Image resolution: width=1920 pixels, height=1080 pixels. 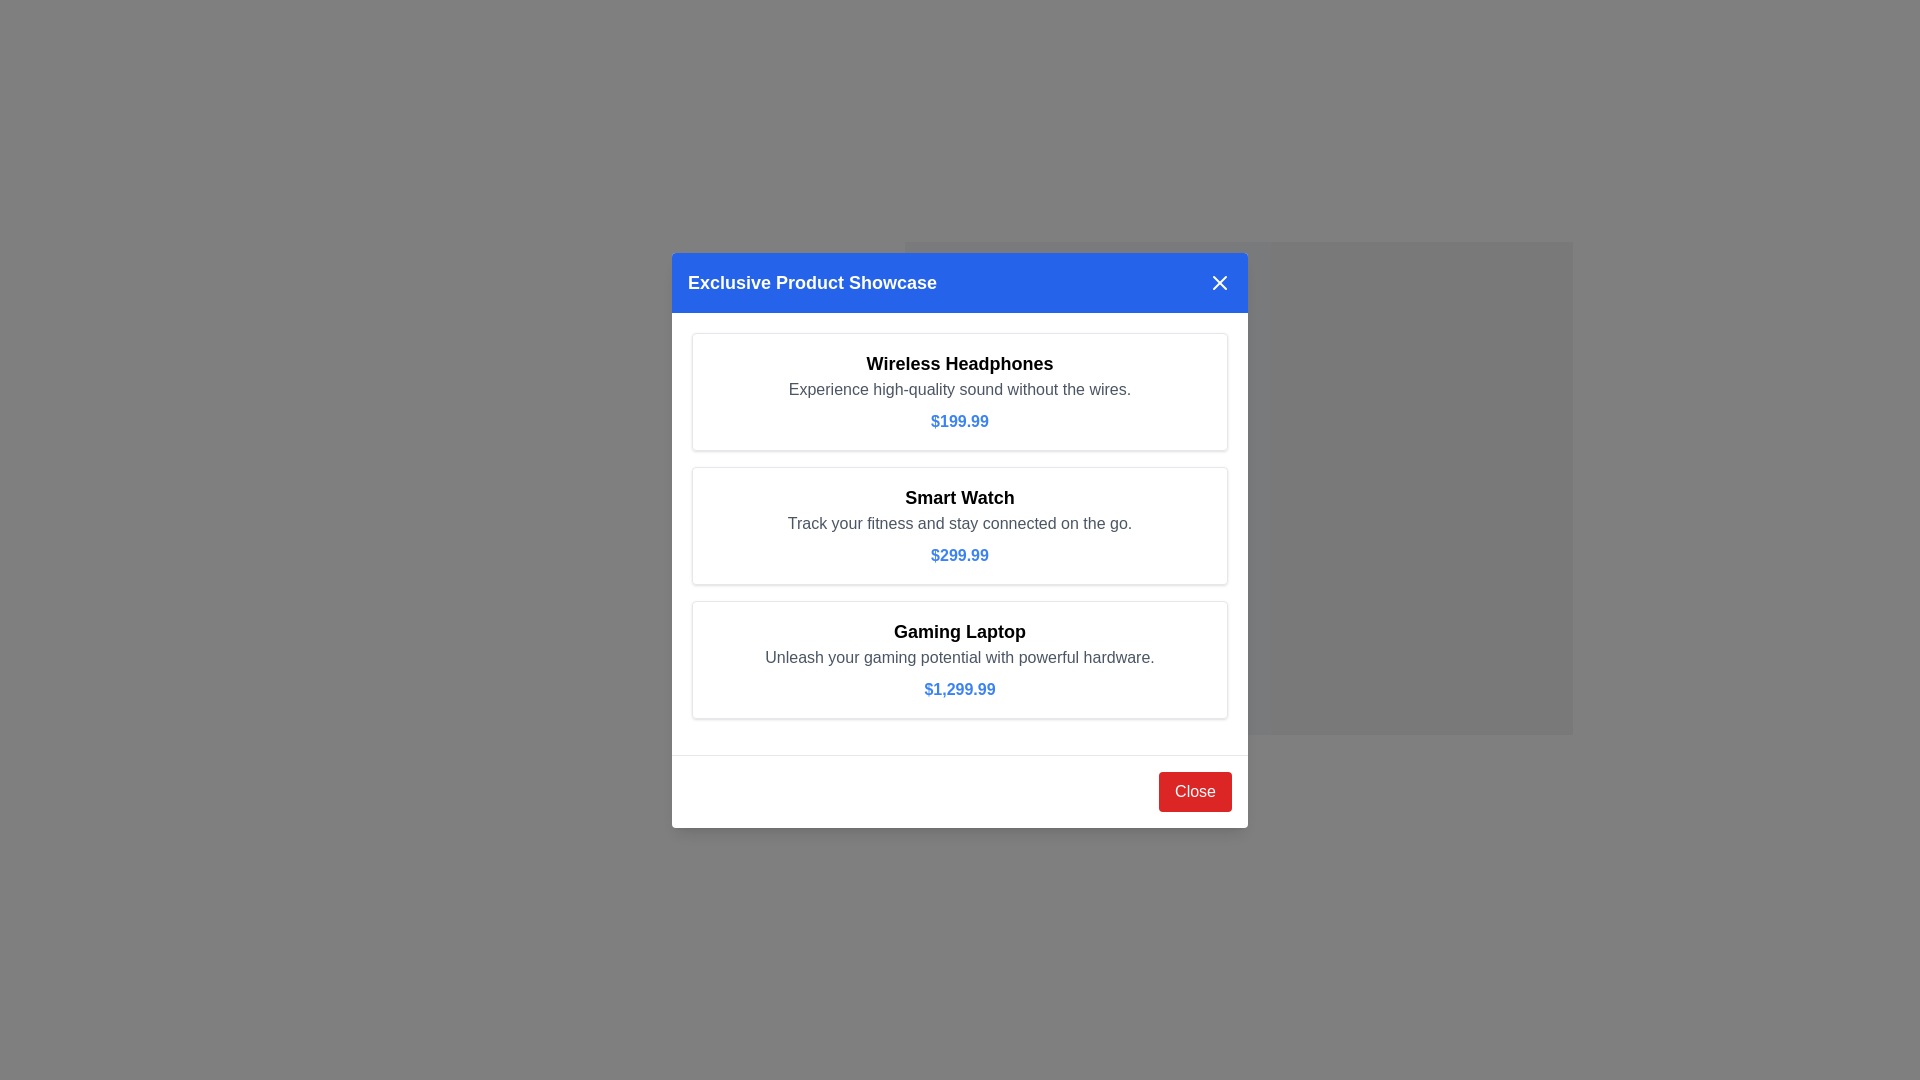 What do you see at coordinates (960, 657) in the screenshot?
I see `descriptive tagline text element for the 'Gaming Laptop' product, which is centrally aligned and located between the title and the price` at bounding box center [960, 657].